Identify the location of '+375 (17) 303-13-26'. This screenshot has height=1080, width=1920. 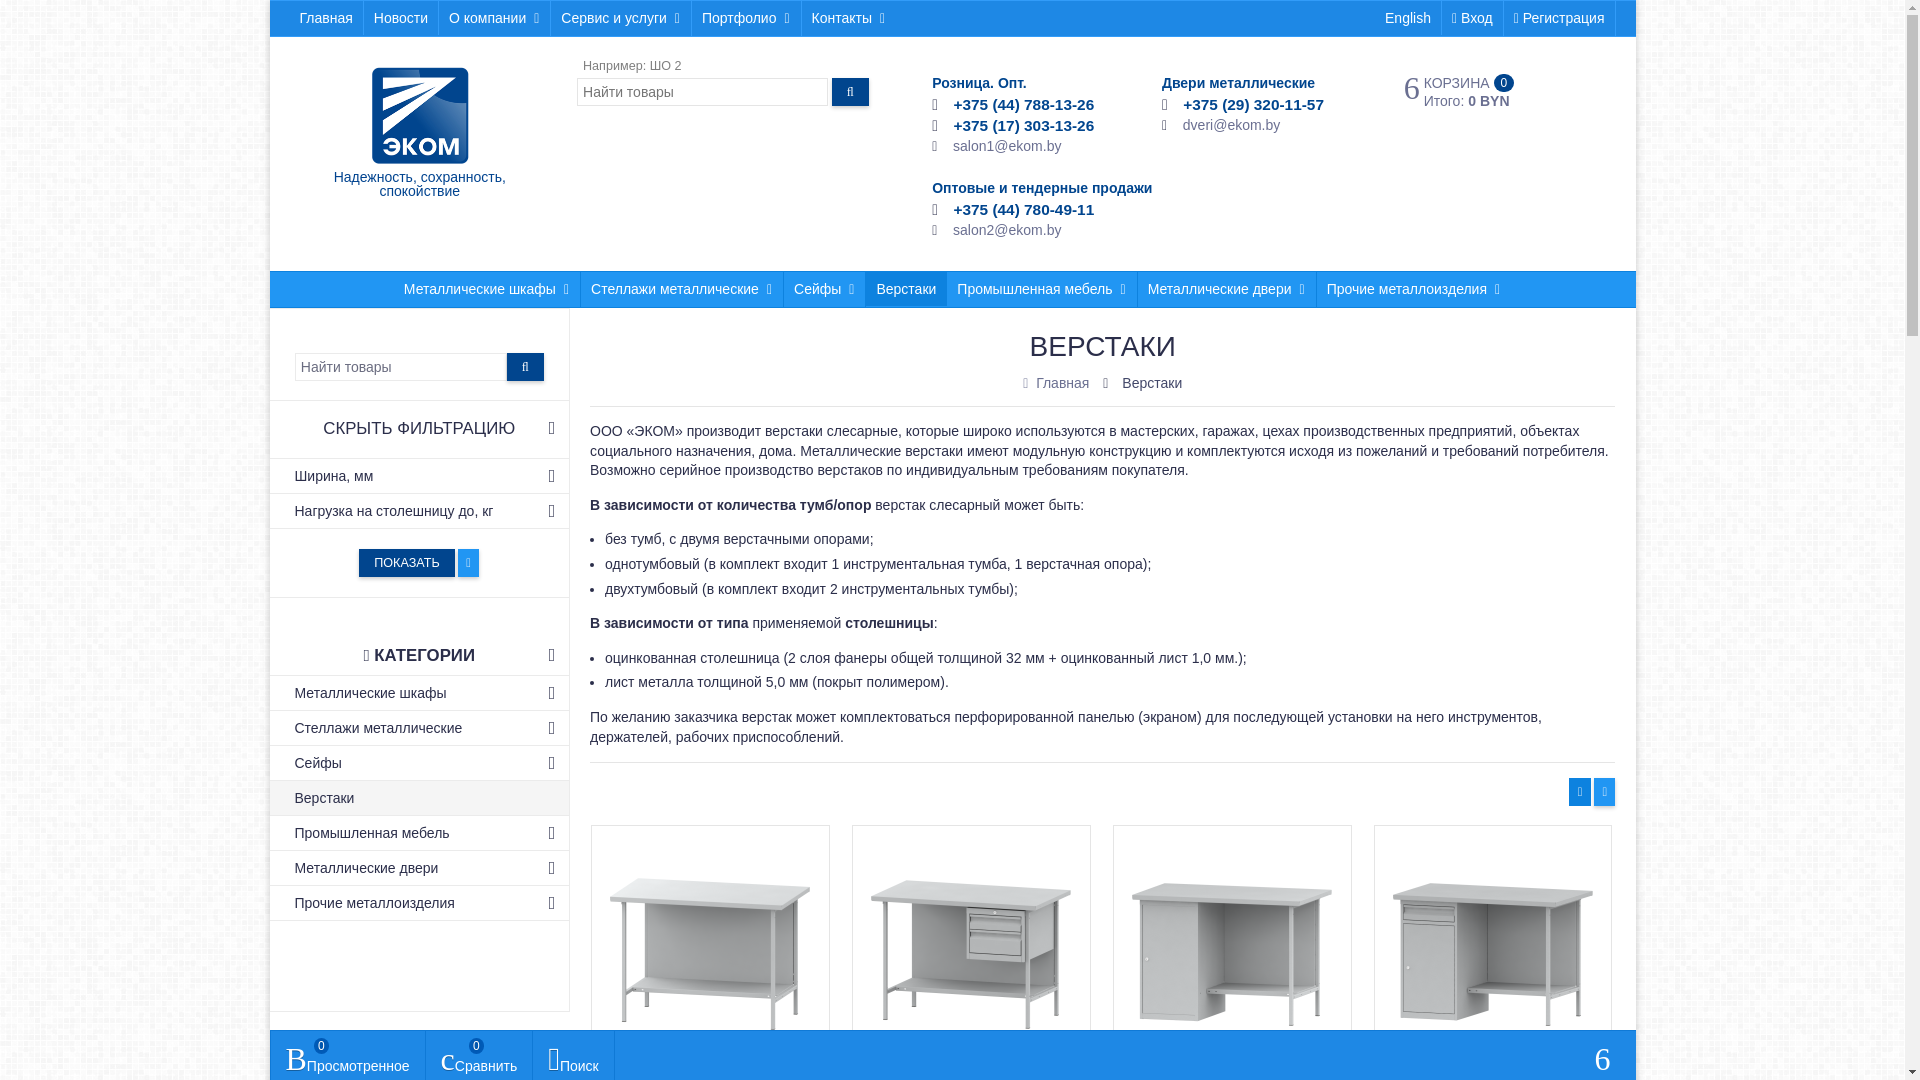
(952, 125).